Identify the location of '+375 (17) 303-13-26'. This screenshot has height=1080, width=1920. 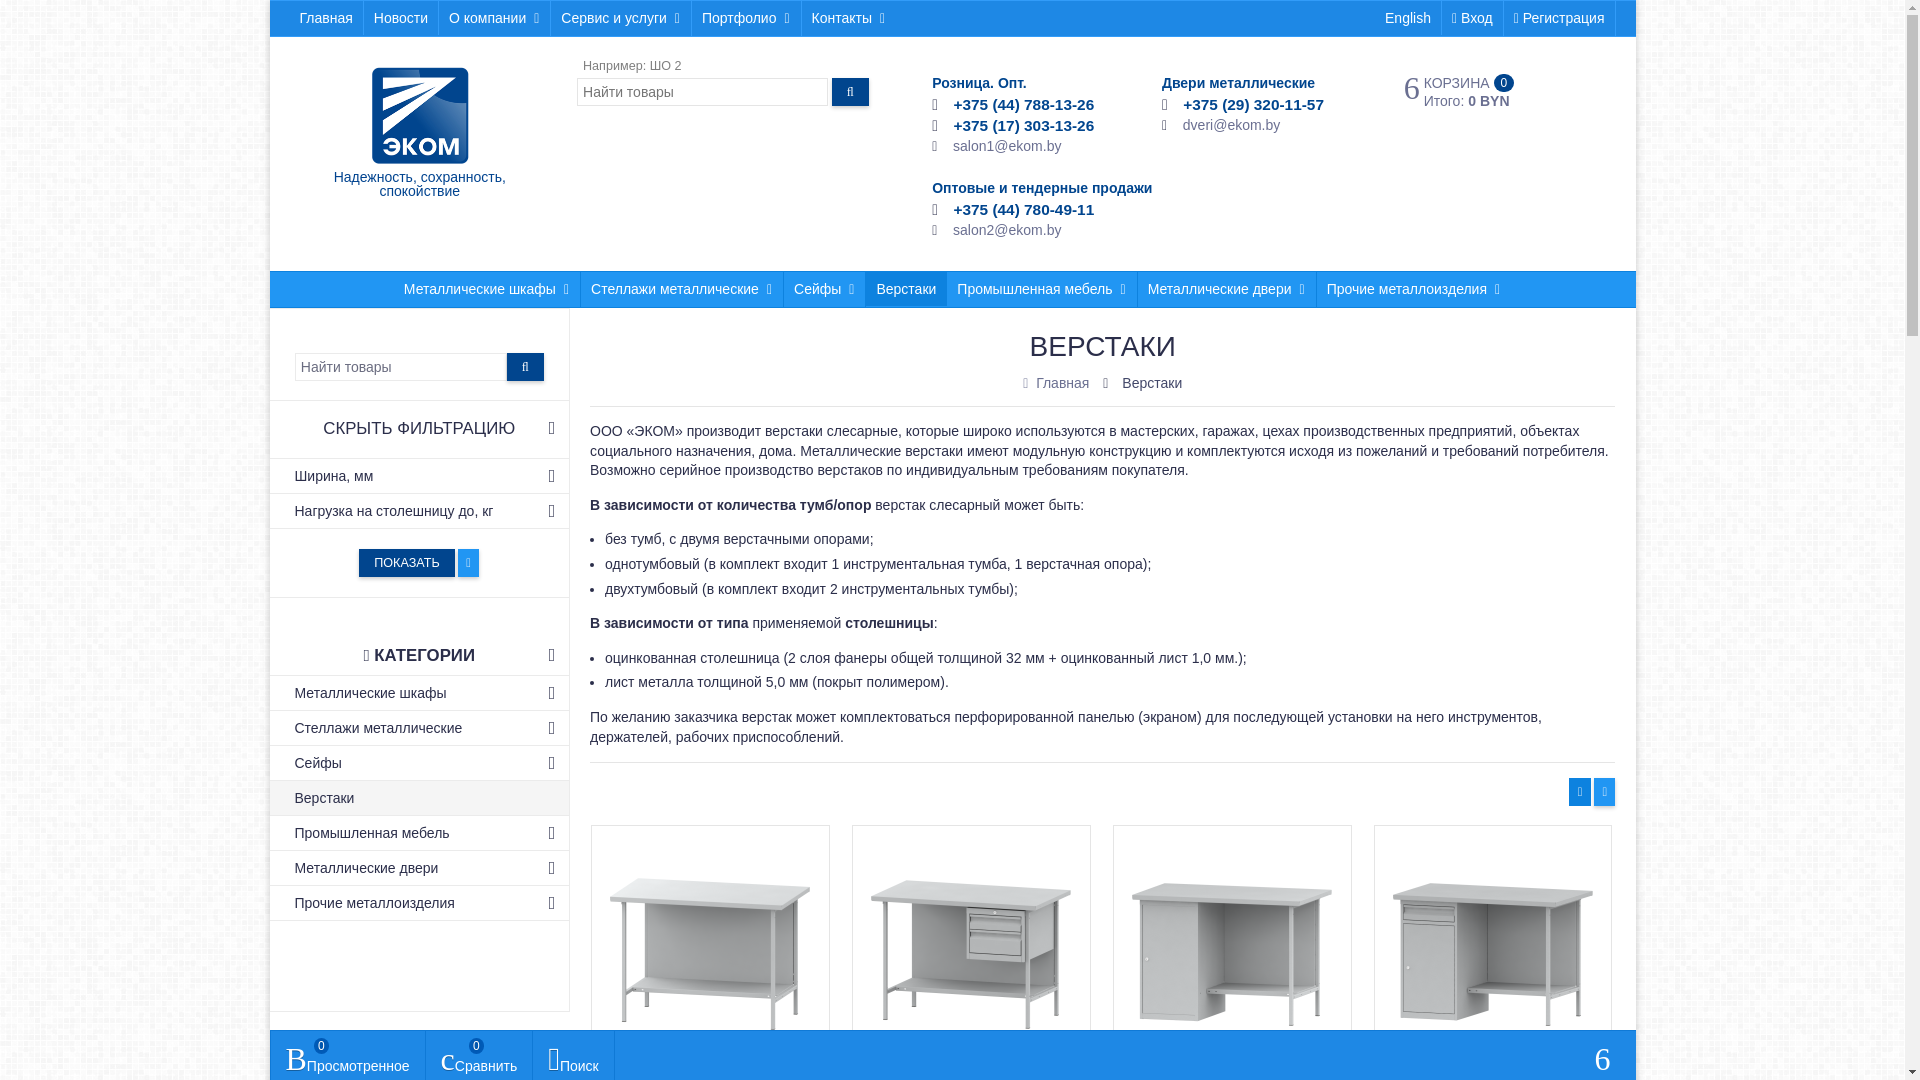
(952, 125).